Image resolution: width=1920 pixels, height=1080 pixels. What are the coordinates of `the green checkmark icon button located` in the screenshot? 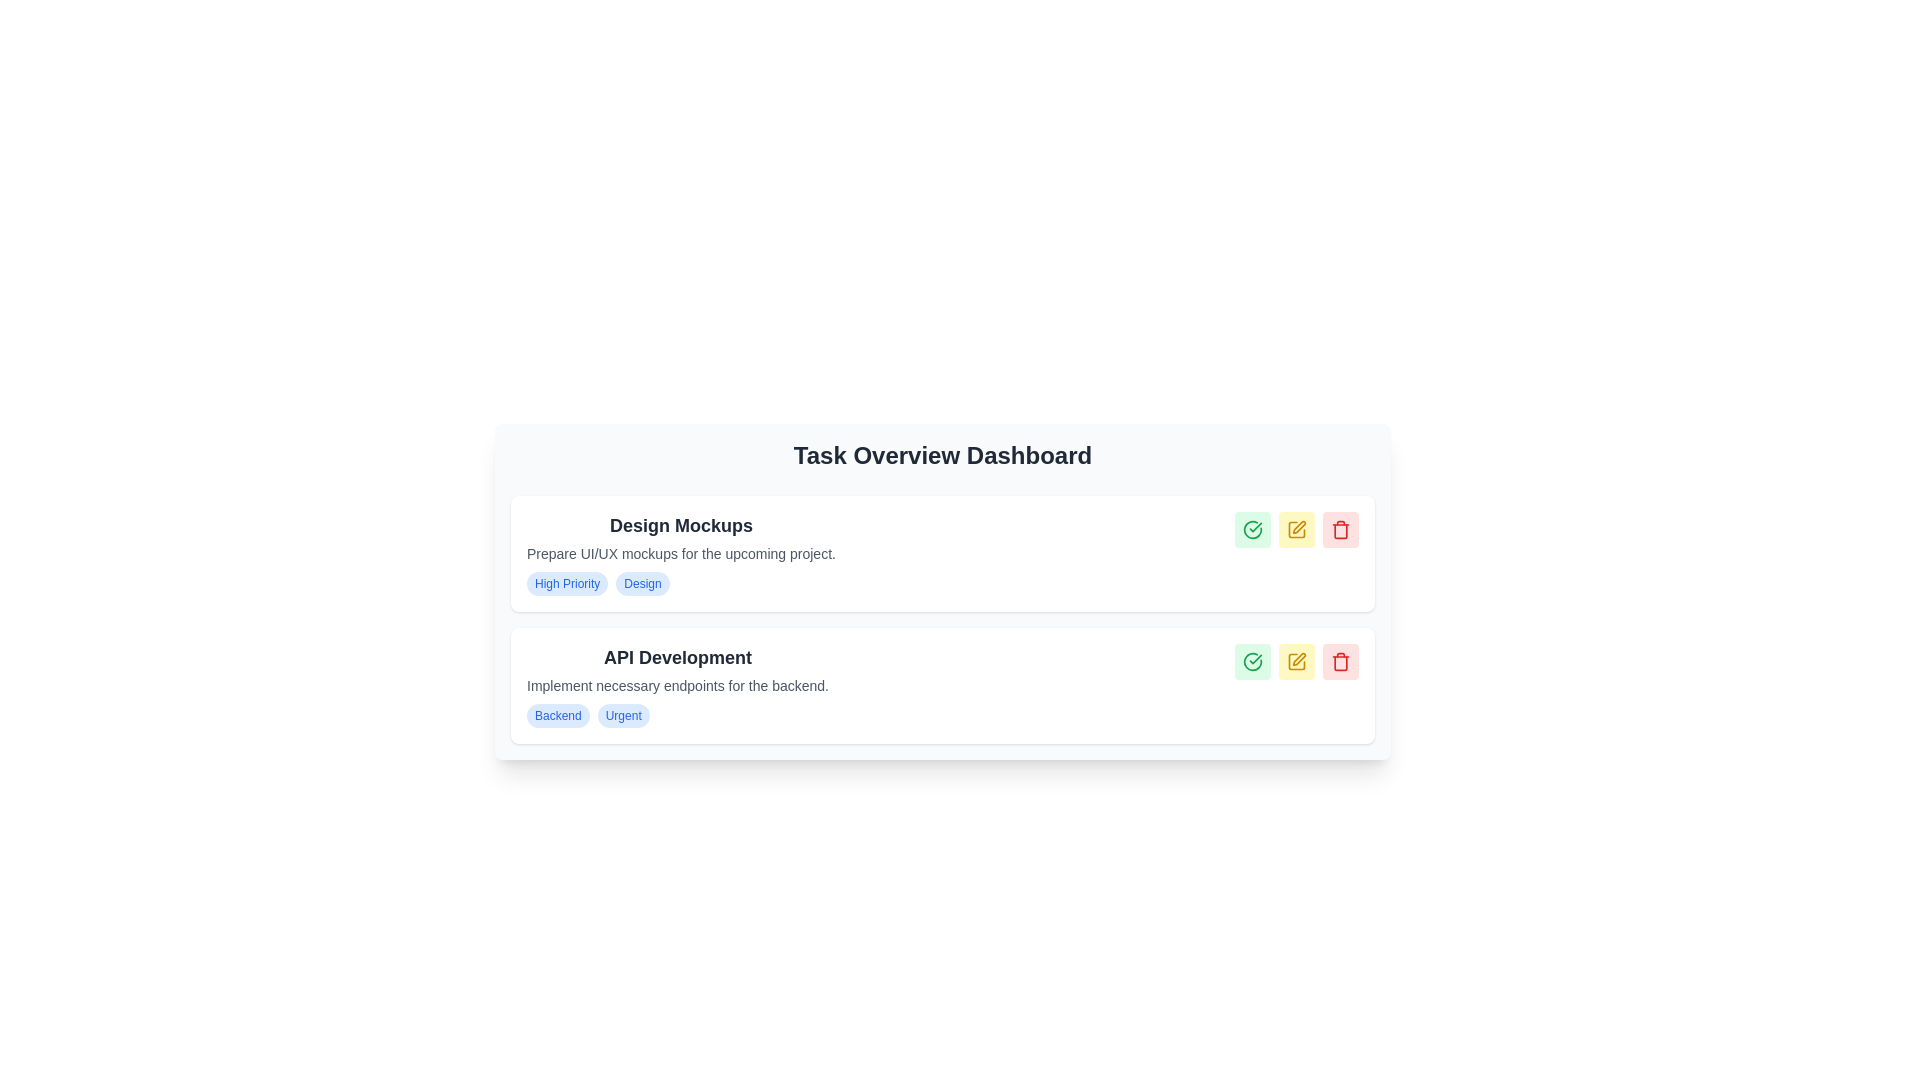 It's located at (1251, 528).